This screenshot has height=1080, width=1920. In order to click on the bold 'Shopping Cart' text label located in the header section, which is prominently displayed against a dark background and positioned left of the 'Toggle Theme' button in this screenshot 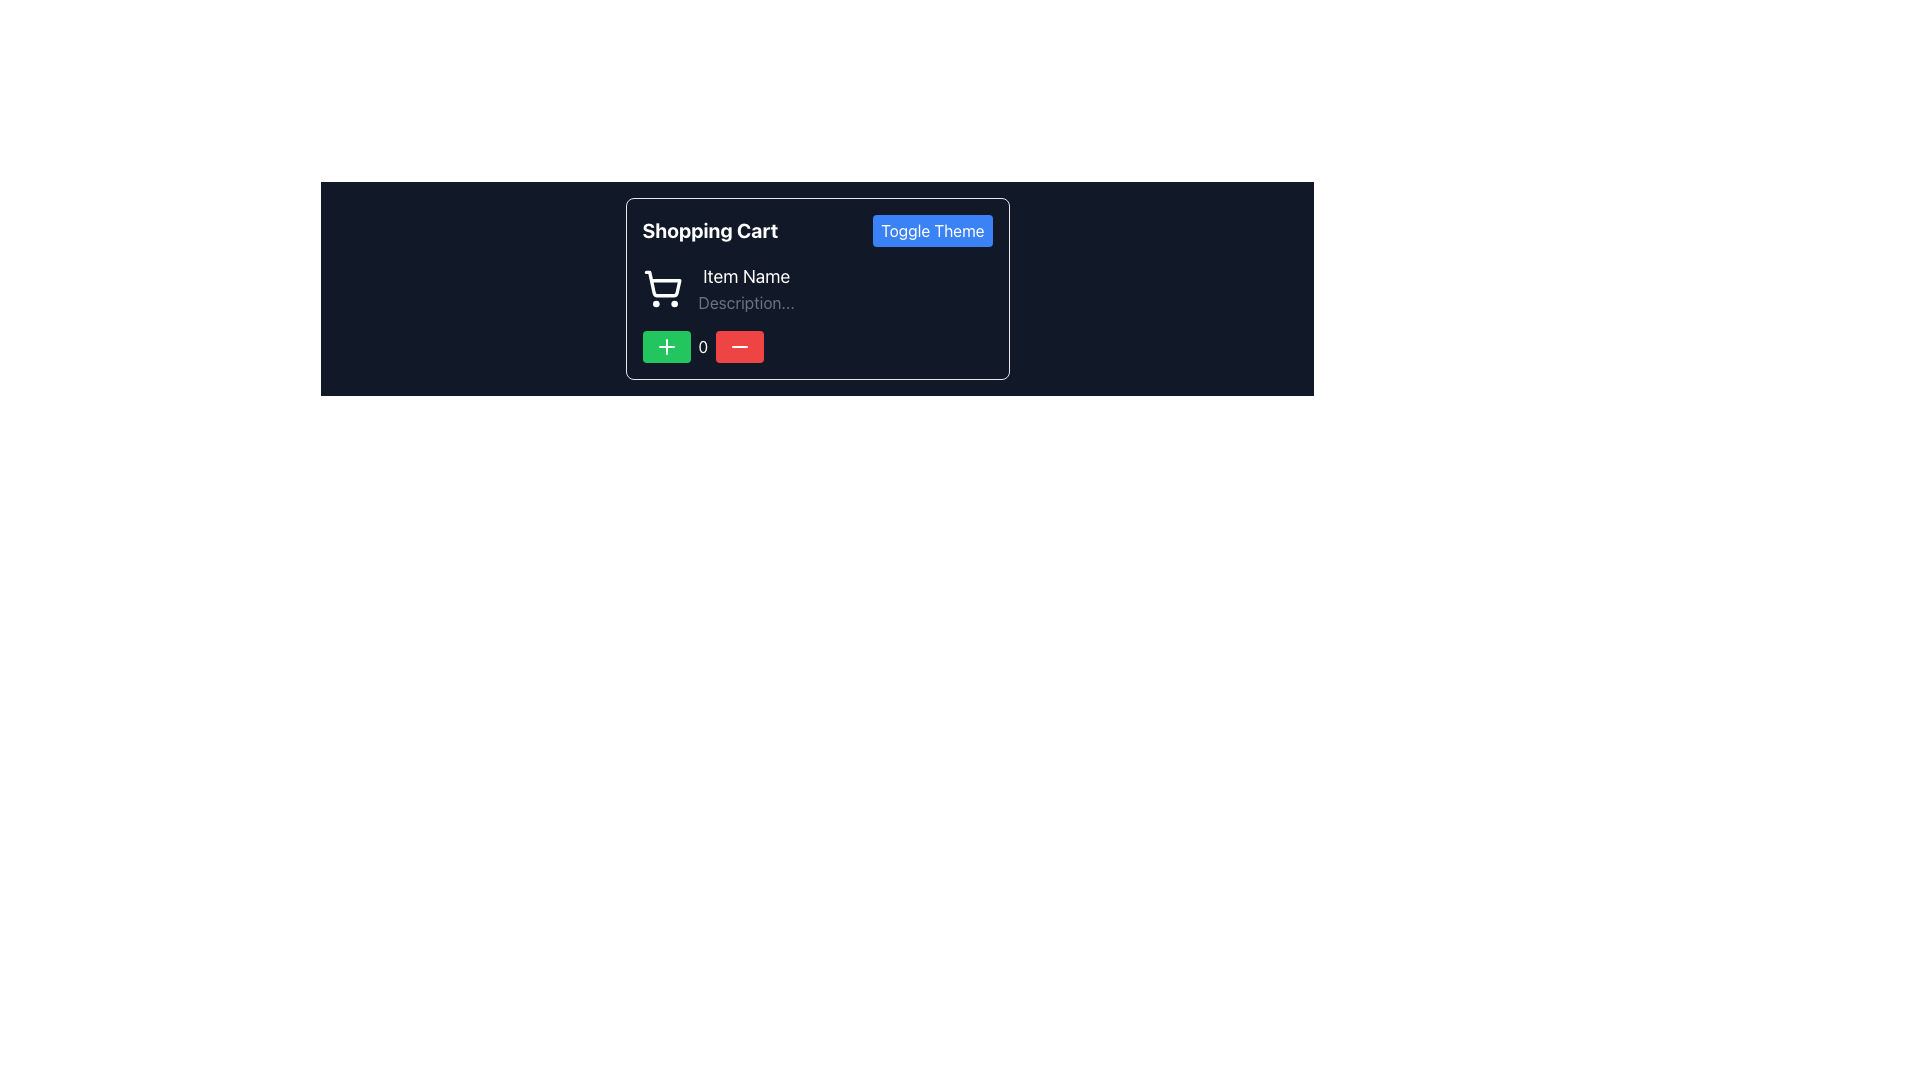, I will do `click(710, 230)`.